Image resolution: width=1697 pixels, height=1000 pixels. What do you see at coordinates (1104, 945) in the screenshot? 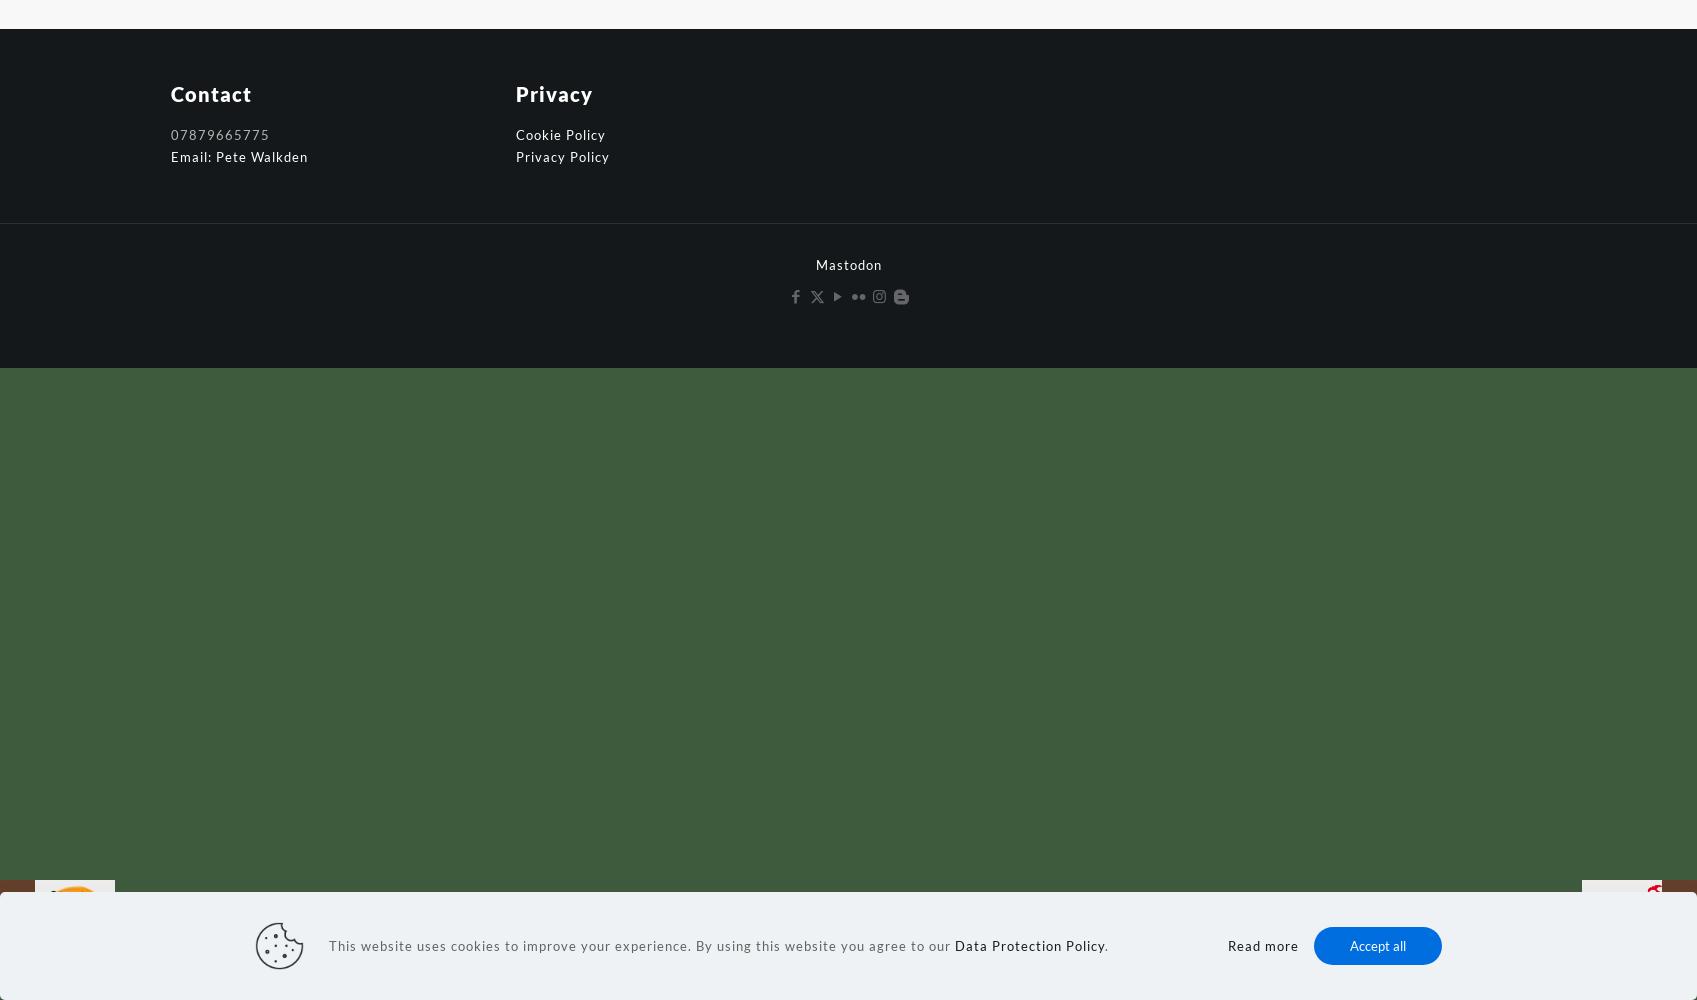
I see `'.'` at bounding box center [1104, 945].